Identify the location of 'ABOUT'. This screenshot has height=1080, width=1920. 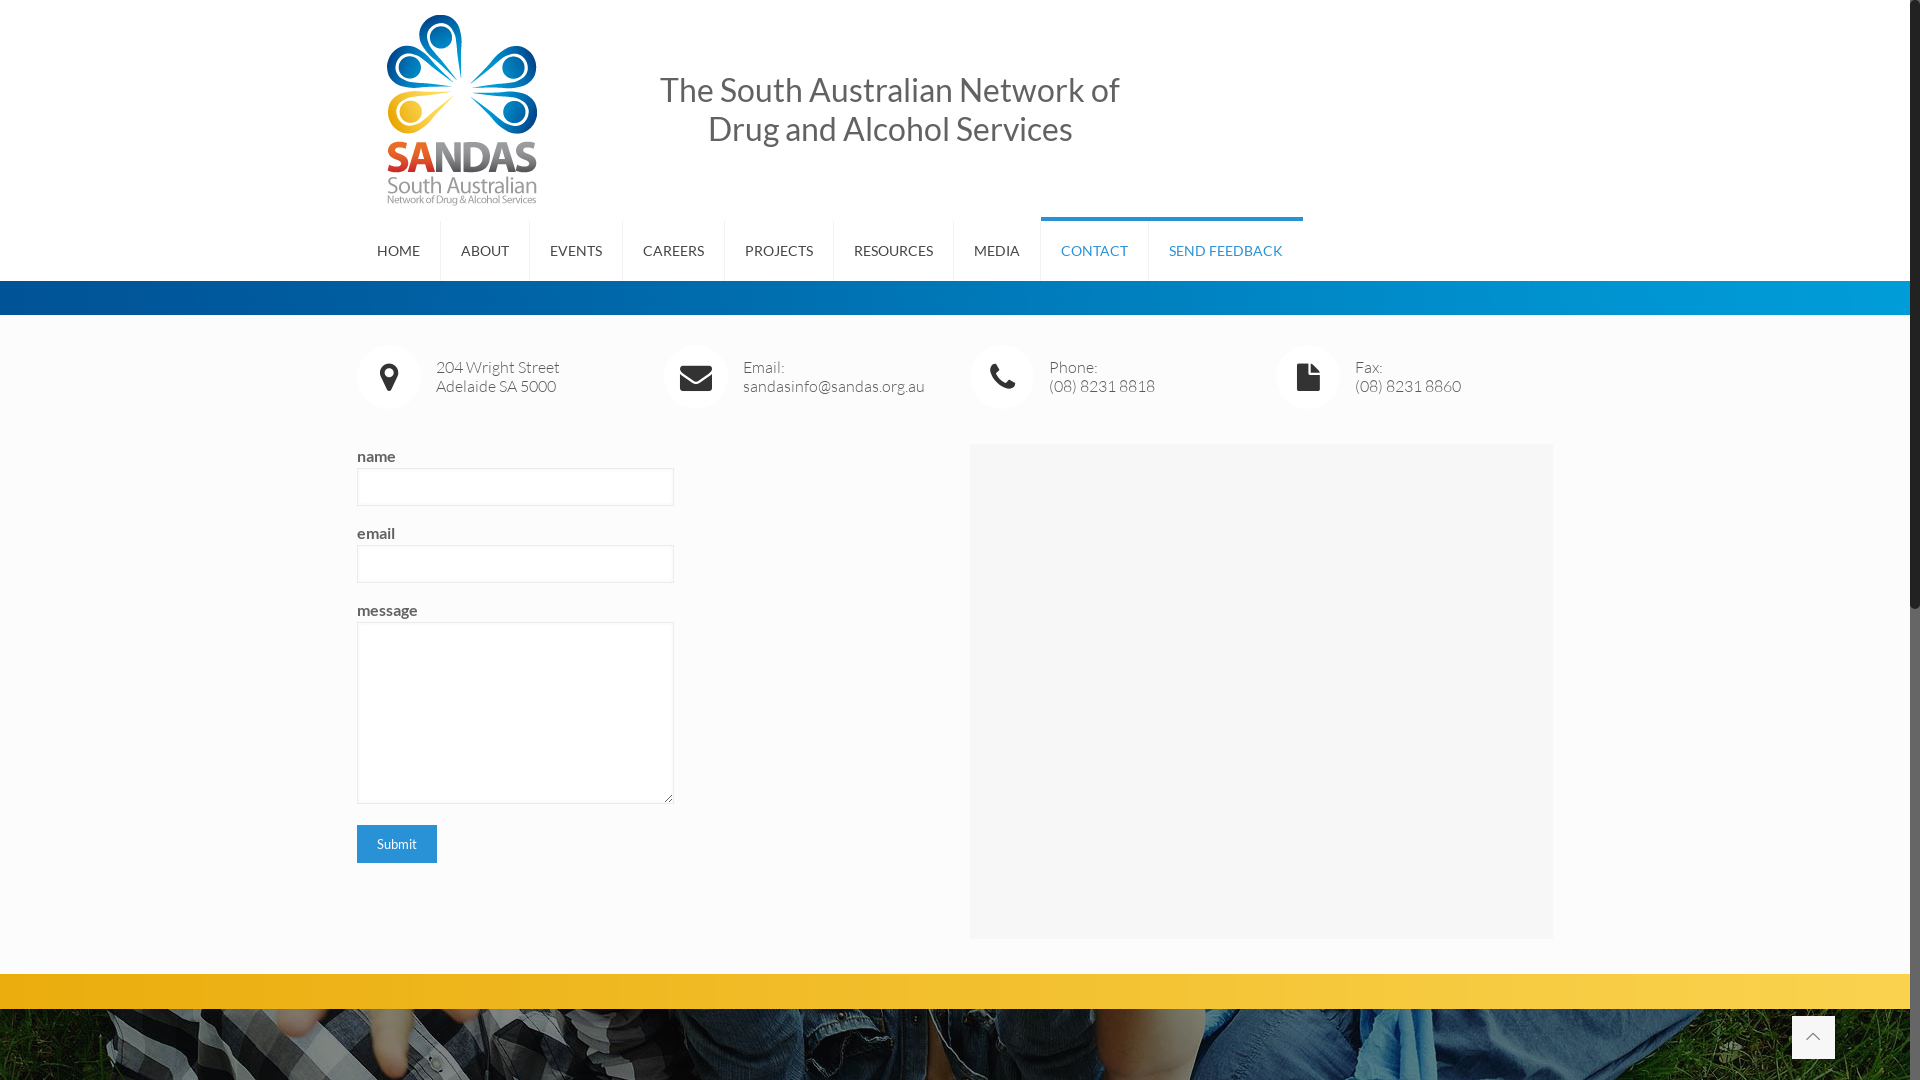
(485, 249).